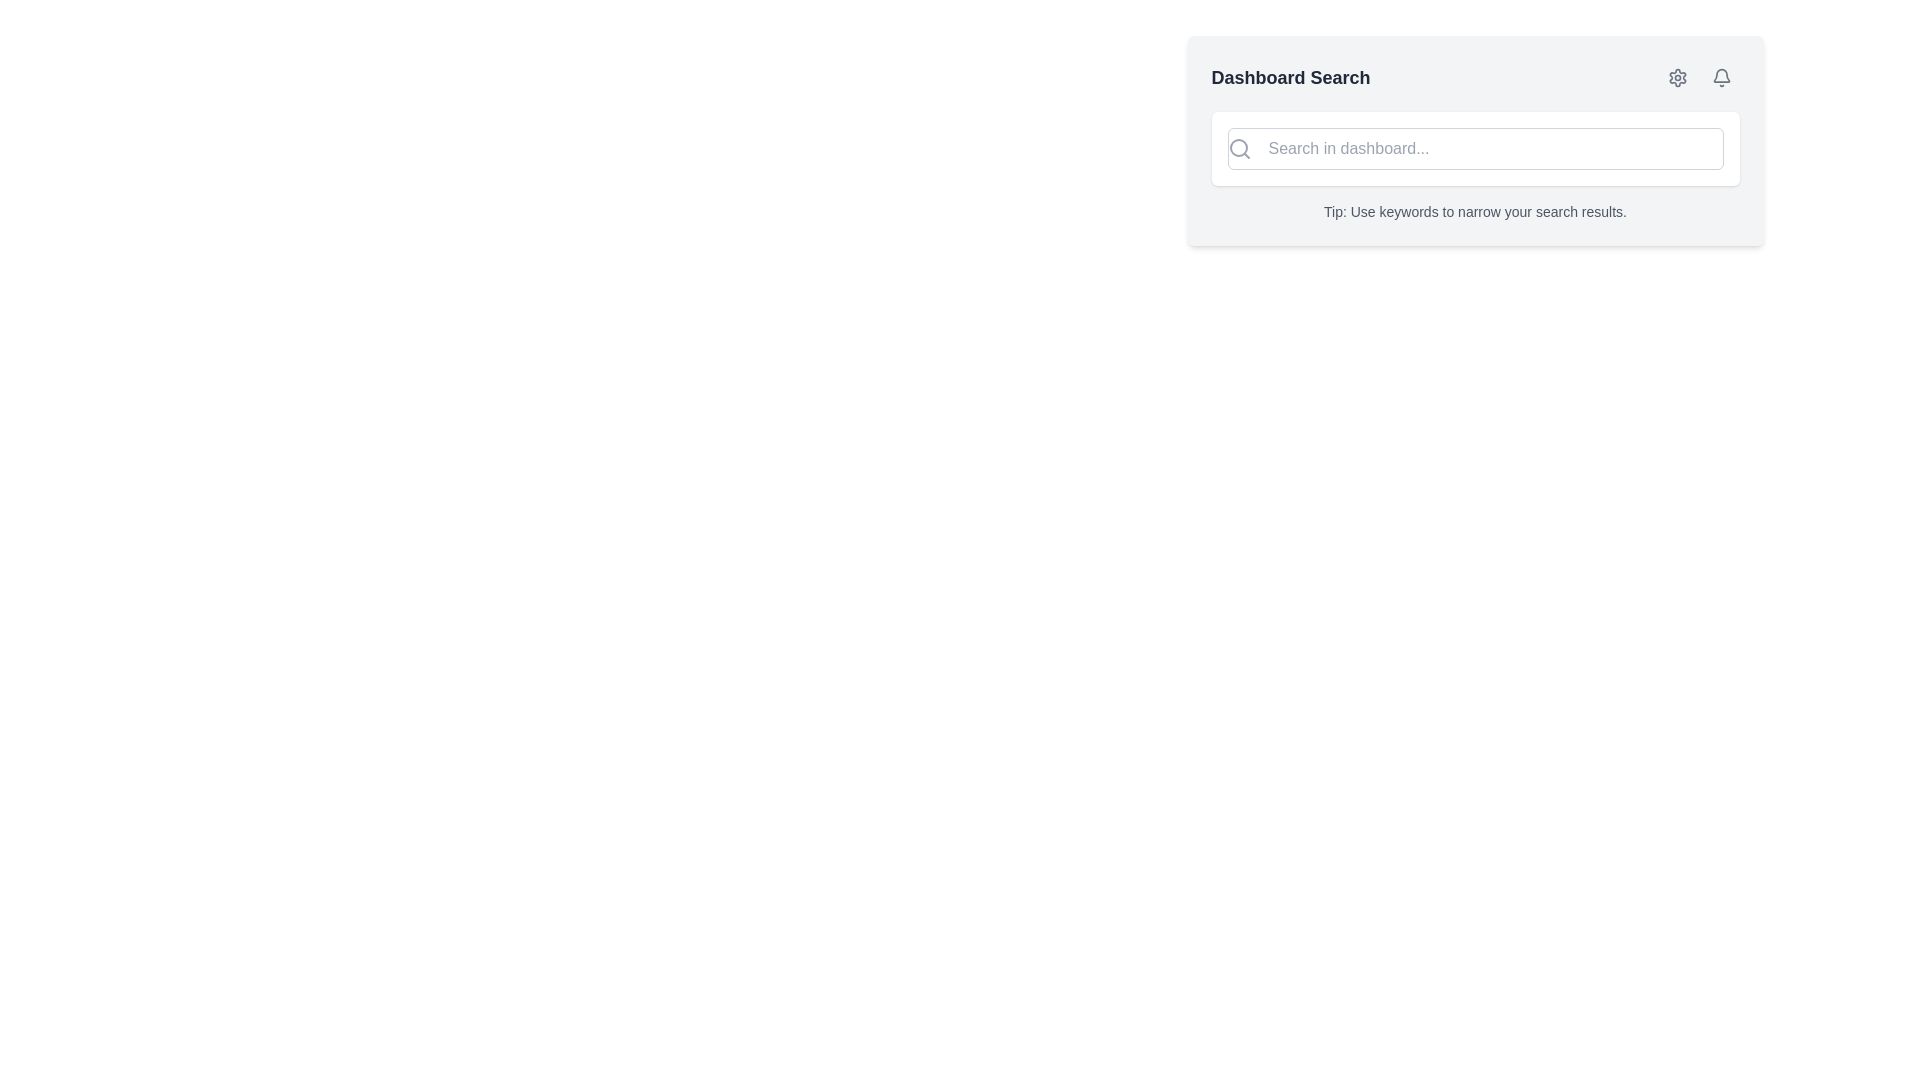 The width and height of the screenshot is (1920, 1080). What do you see at coordinates (1677, 76) in the screenshot?
I see `the cogwheel-type icon in the 'Dashboard Search' section` at bounding box center [1677, 76].